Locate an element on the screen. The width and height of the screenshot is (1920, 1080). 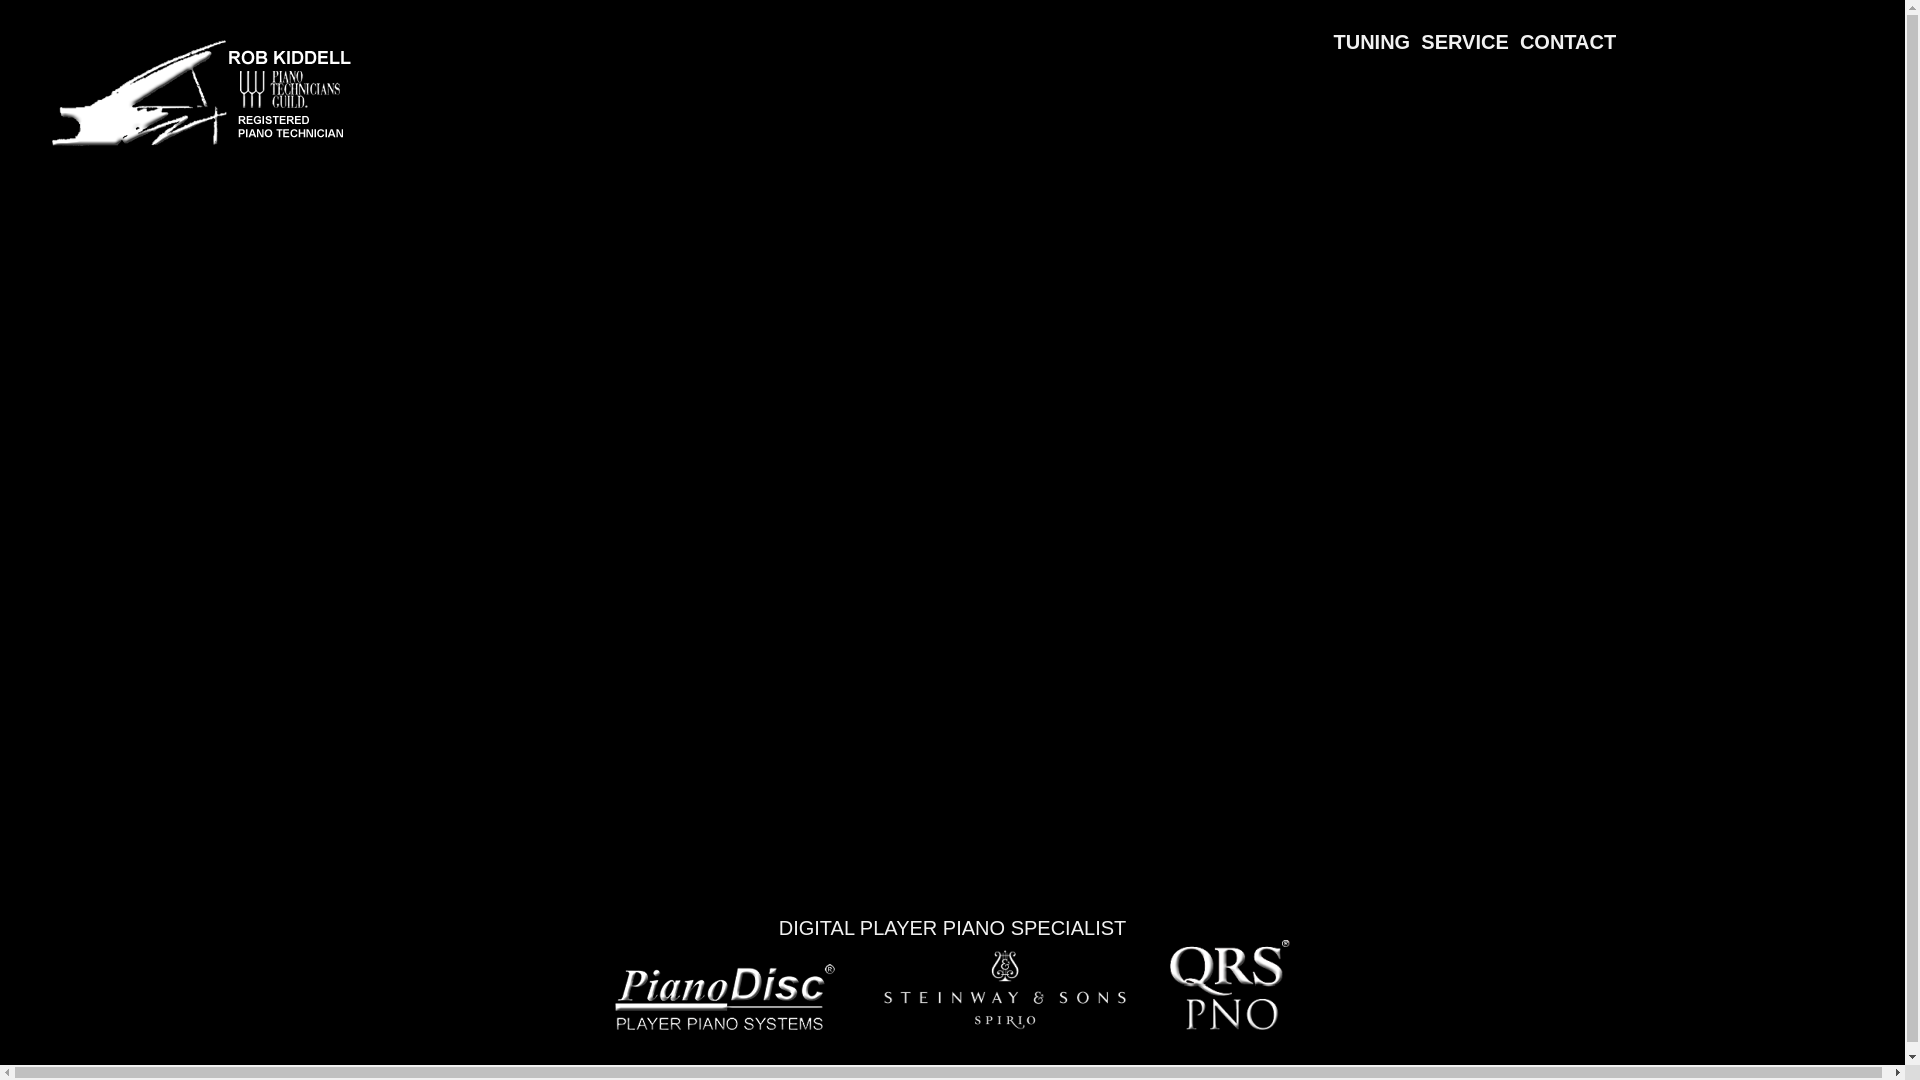
'SERVICE  ' is located at coordinates (1470, 30).